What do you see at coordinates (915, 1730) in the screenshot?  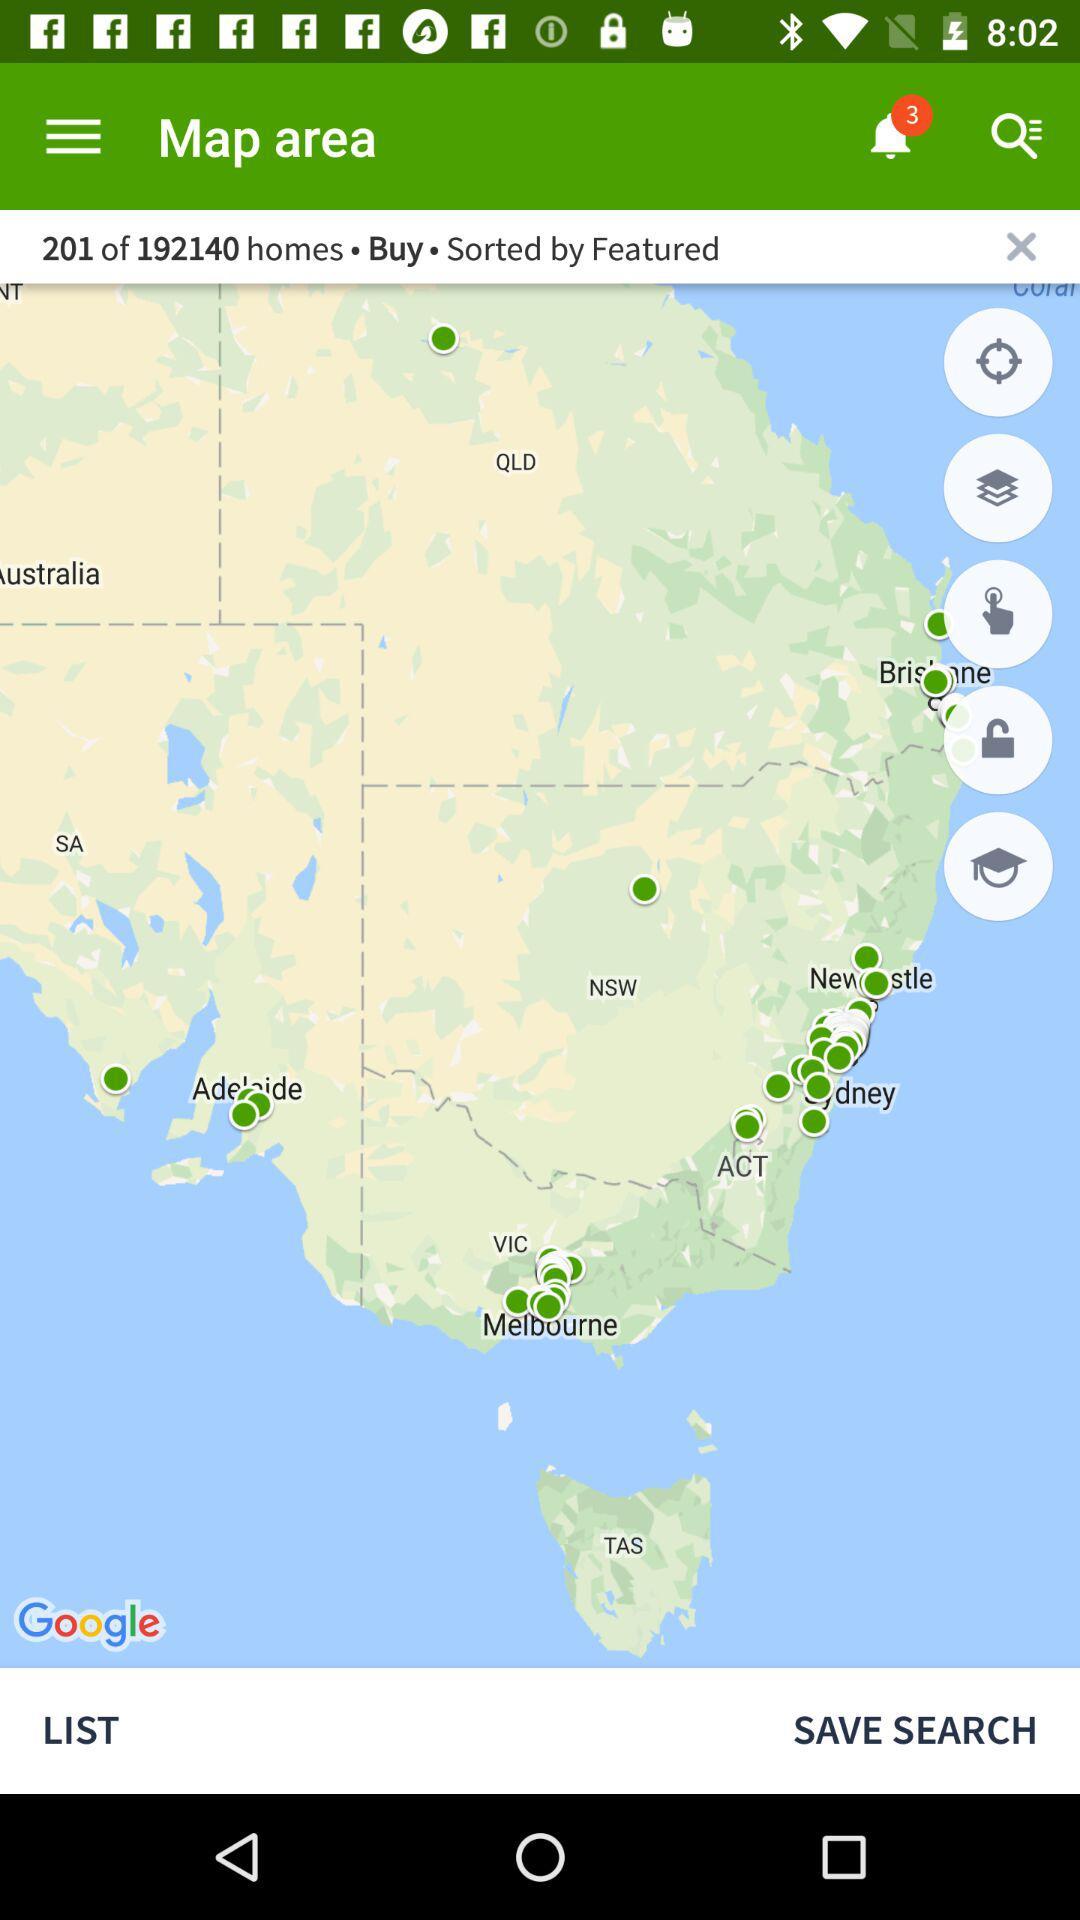 I see `save search at the bottom right corner` at bounding box center [915, 1730].